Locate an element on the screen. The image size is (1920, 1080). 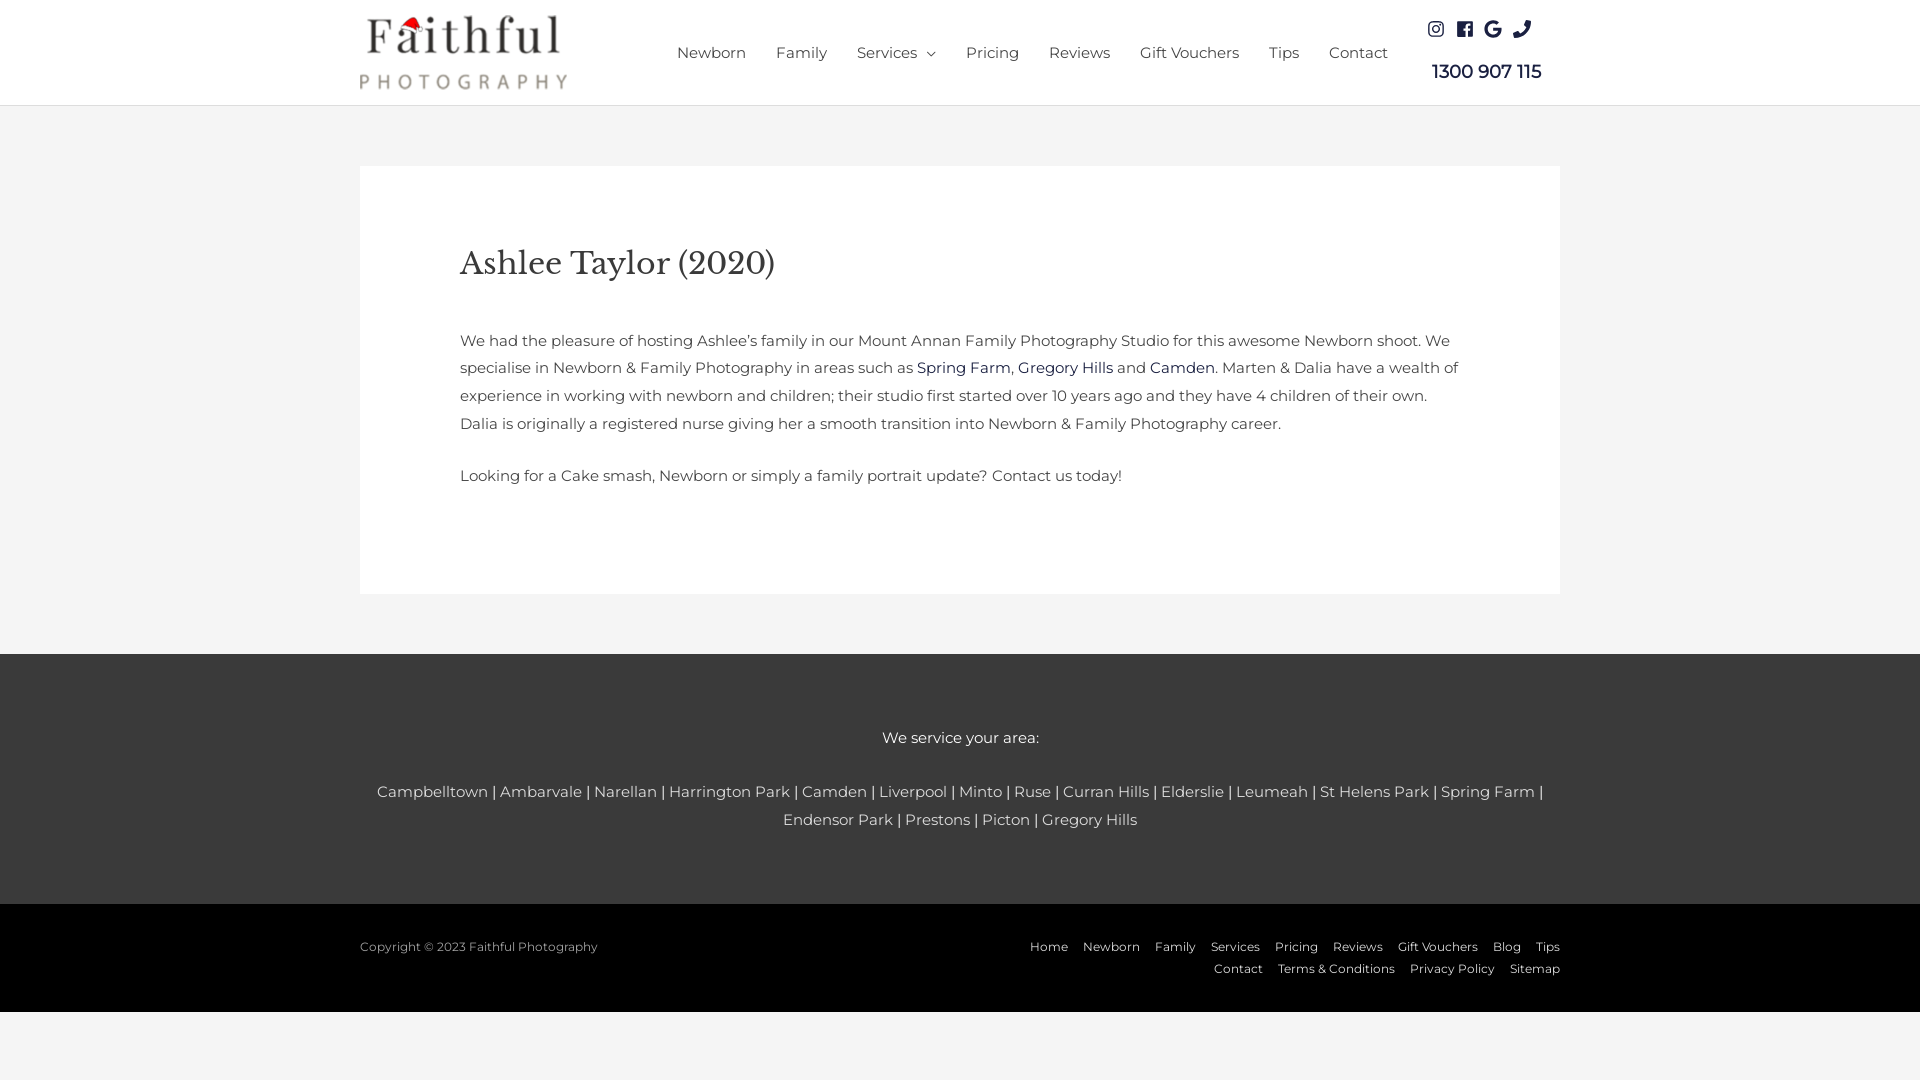
'Ambarvale' is located at coordinates (541, 790).